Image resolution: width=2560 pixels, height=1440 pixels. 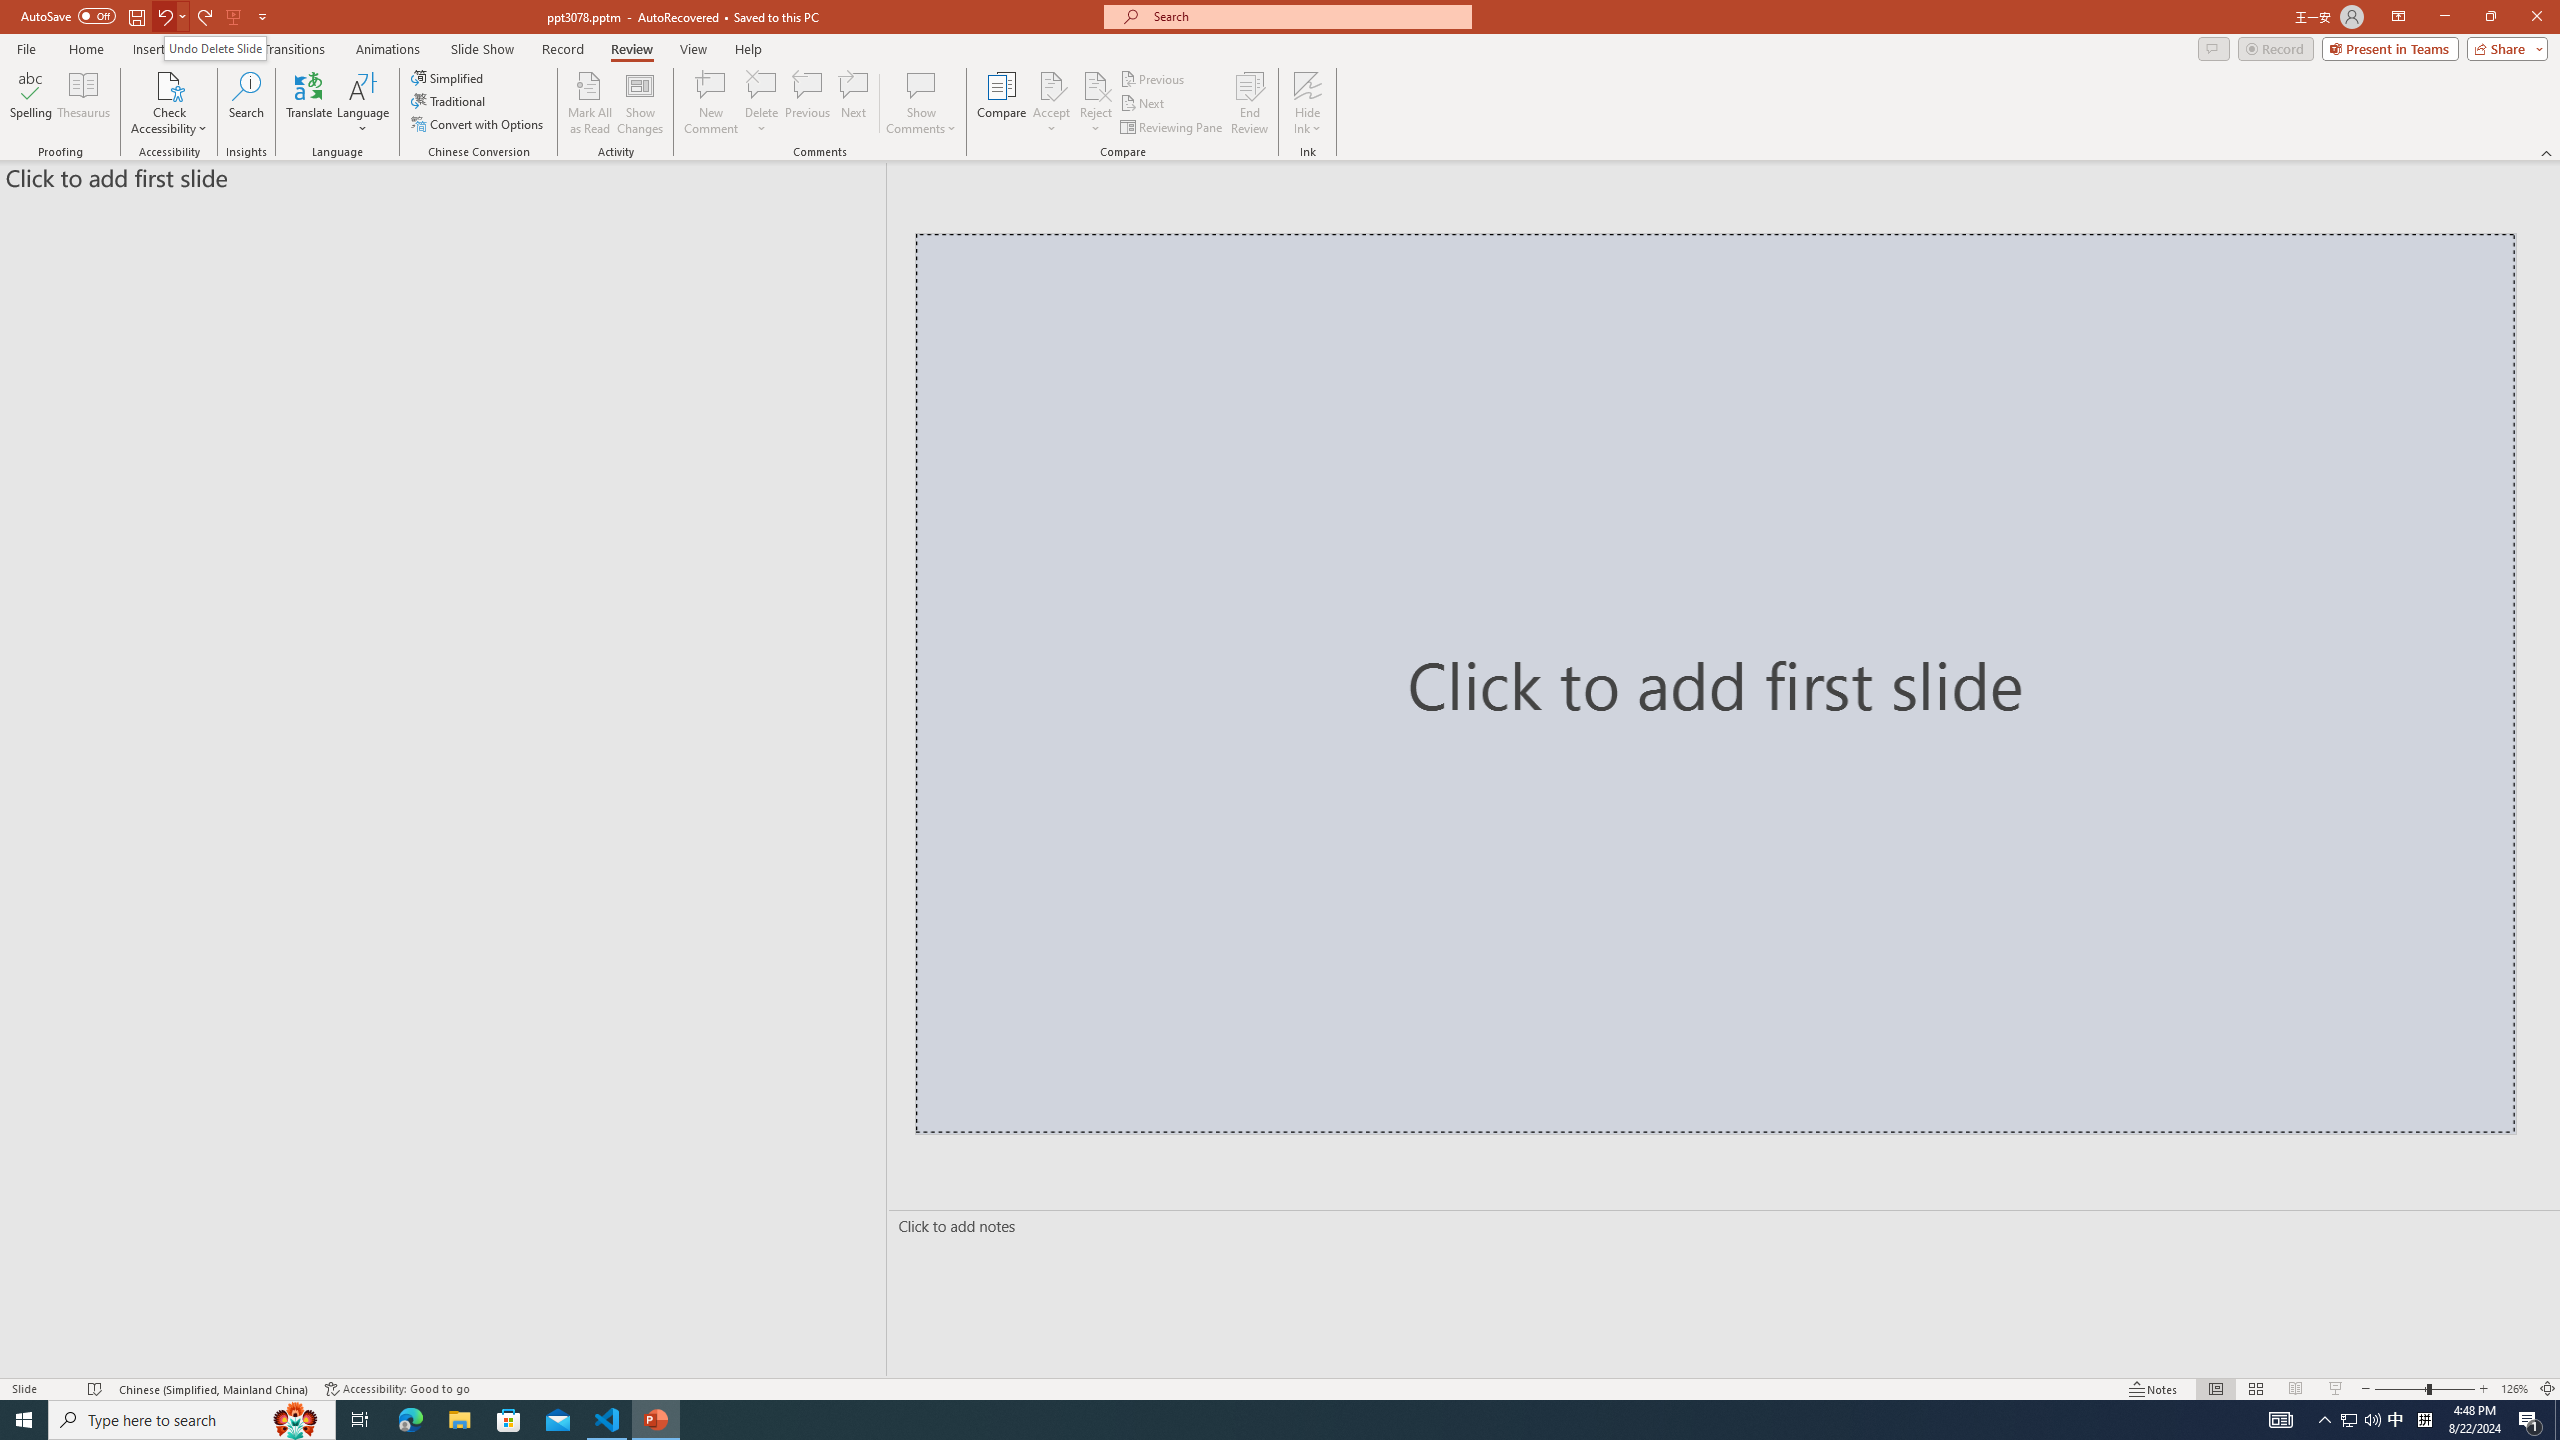 I want to click on 'Simplified', so click(x=448, y=77).